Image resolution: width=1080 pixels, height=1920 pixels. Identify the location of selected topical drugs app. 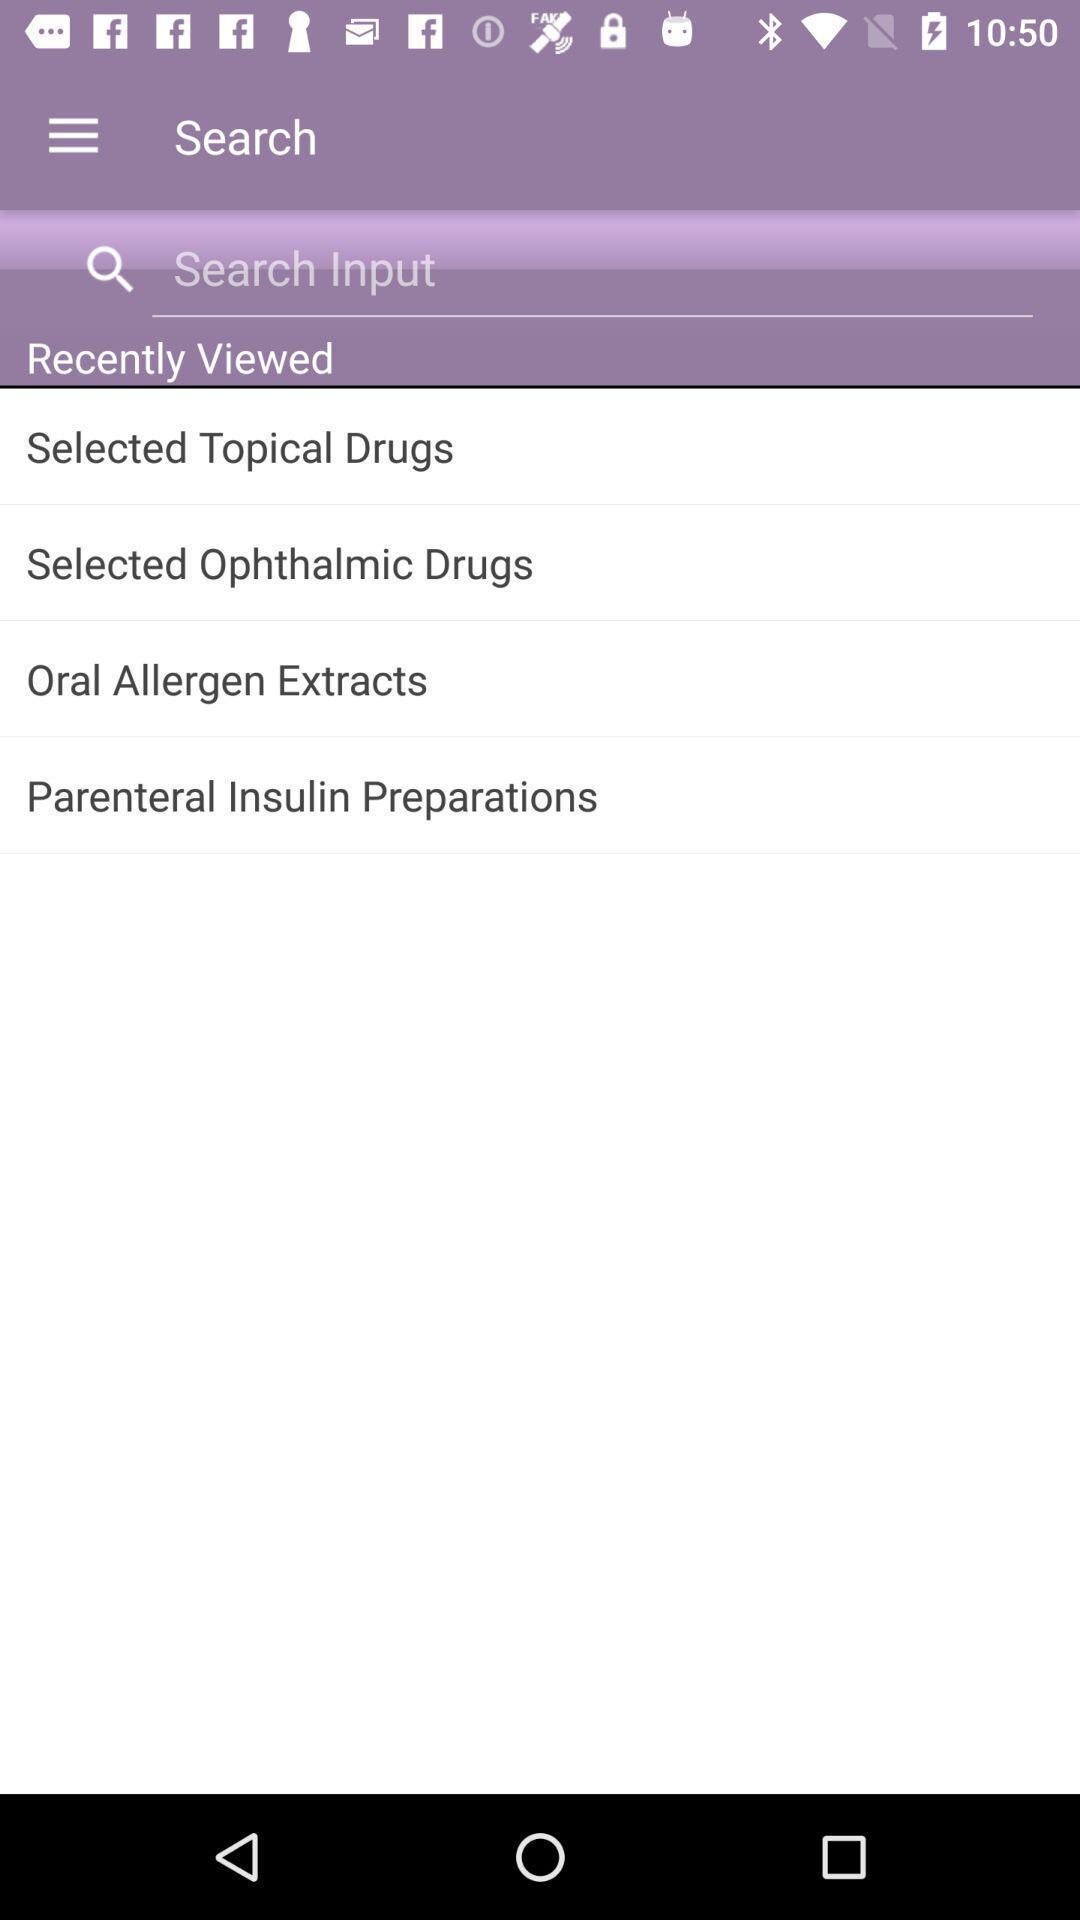
(540, 445).